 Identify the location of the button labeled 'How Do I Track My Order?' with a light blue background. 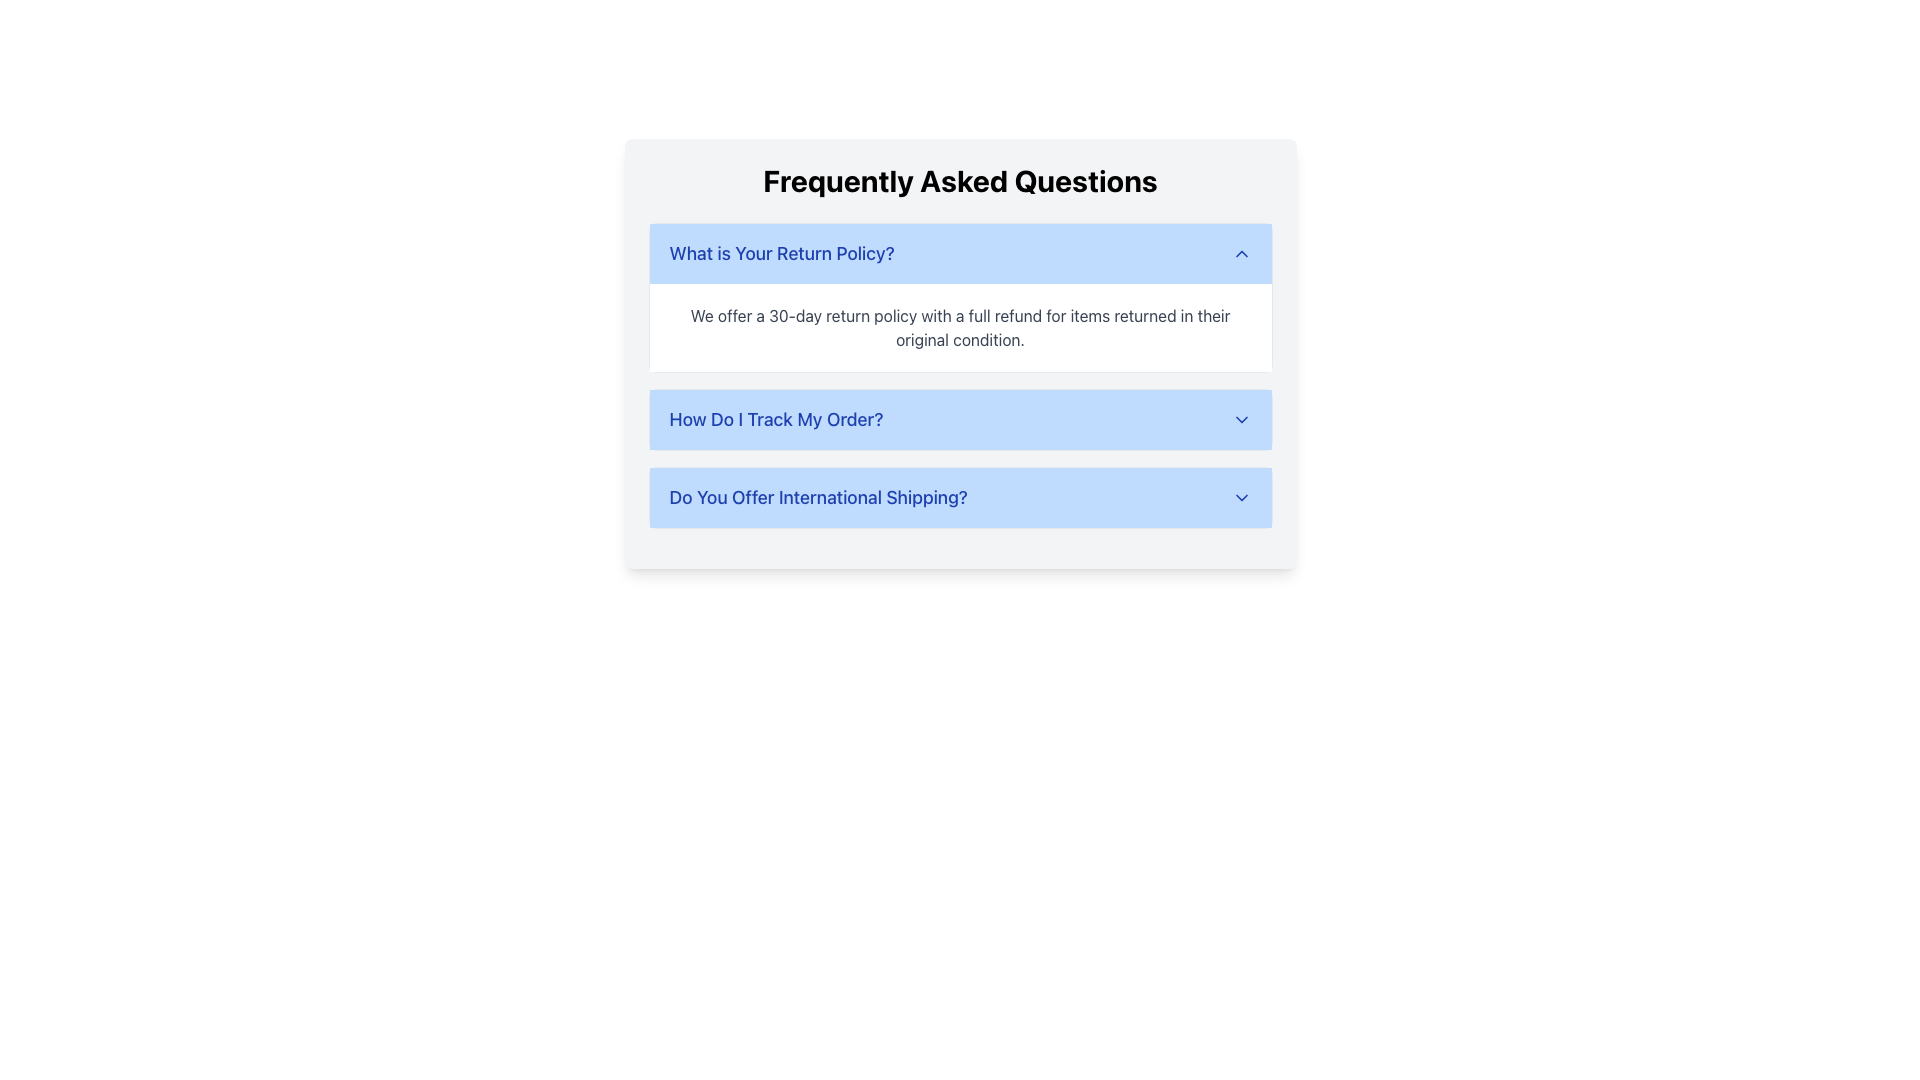
(960, 419).